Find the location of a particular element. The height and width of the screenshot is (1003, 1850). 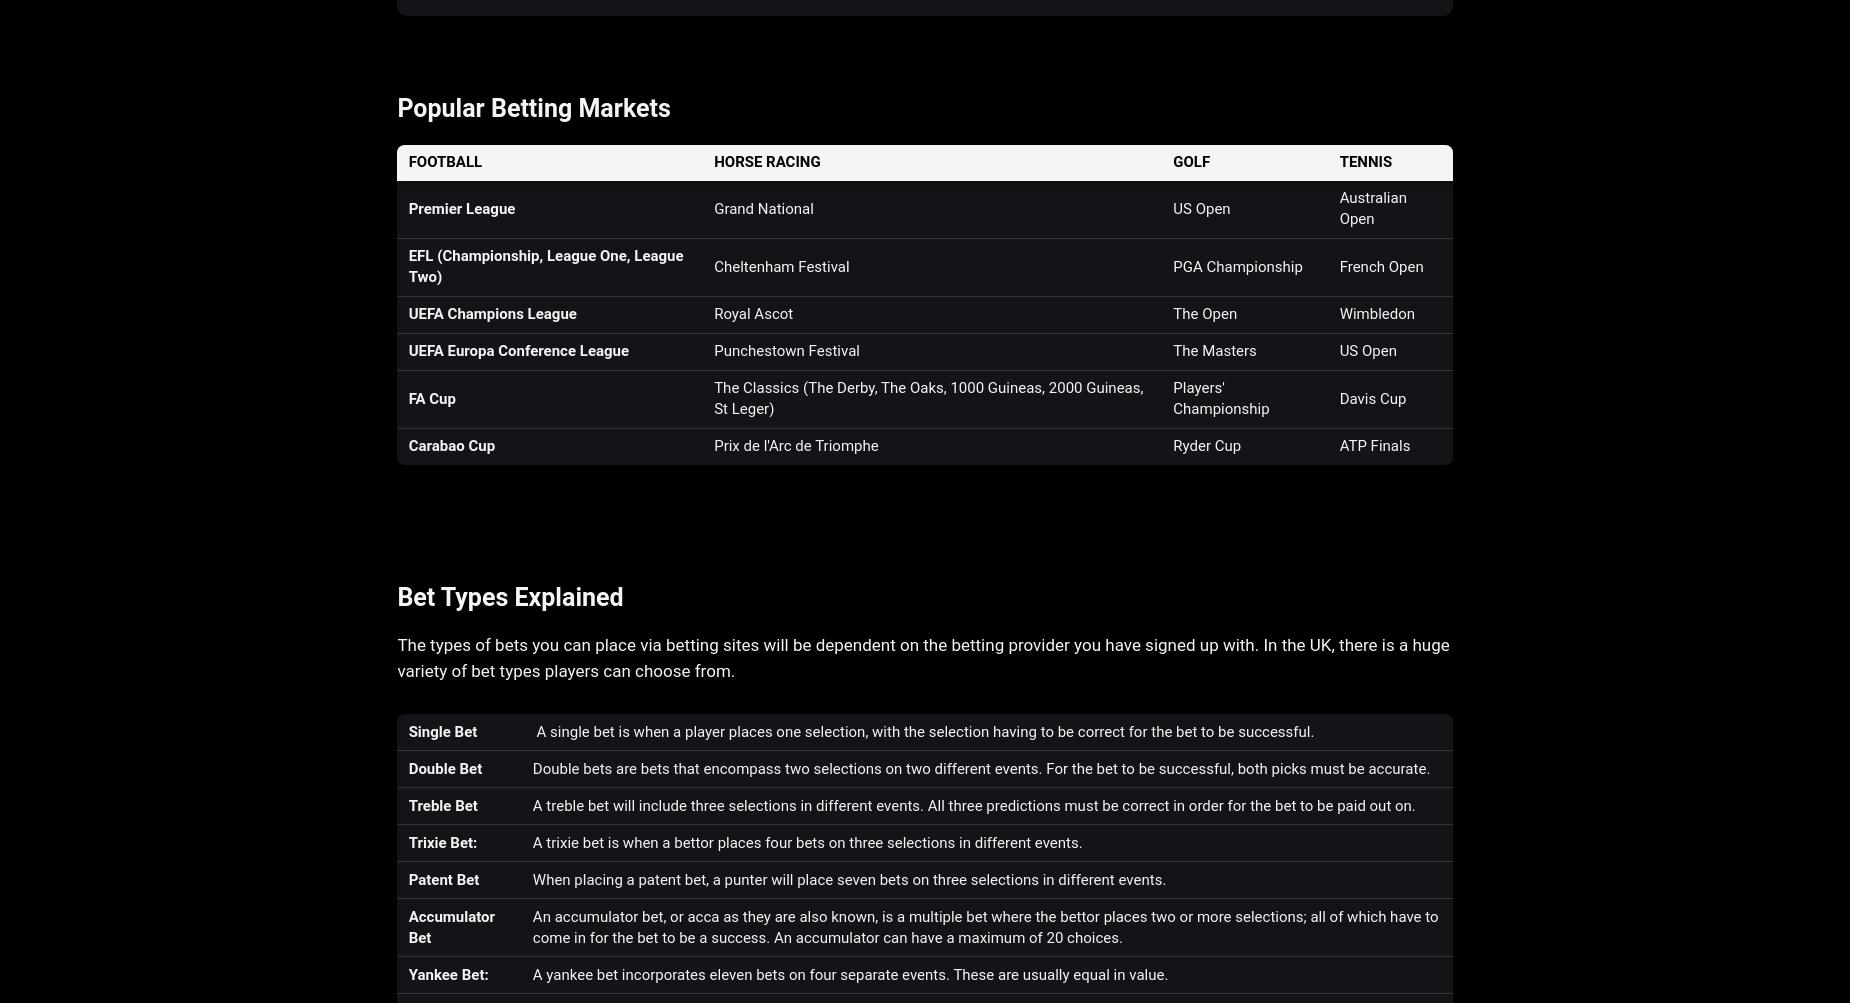

'A treble bet will include three selections in different events. All three predictions must be correct in order for the bet to be paid out on.' is located at coordinates (972, 805).